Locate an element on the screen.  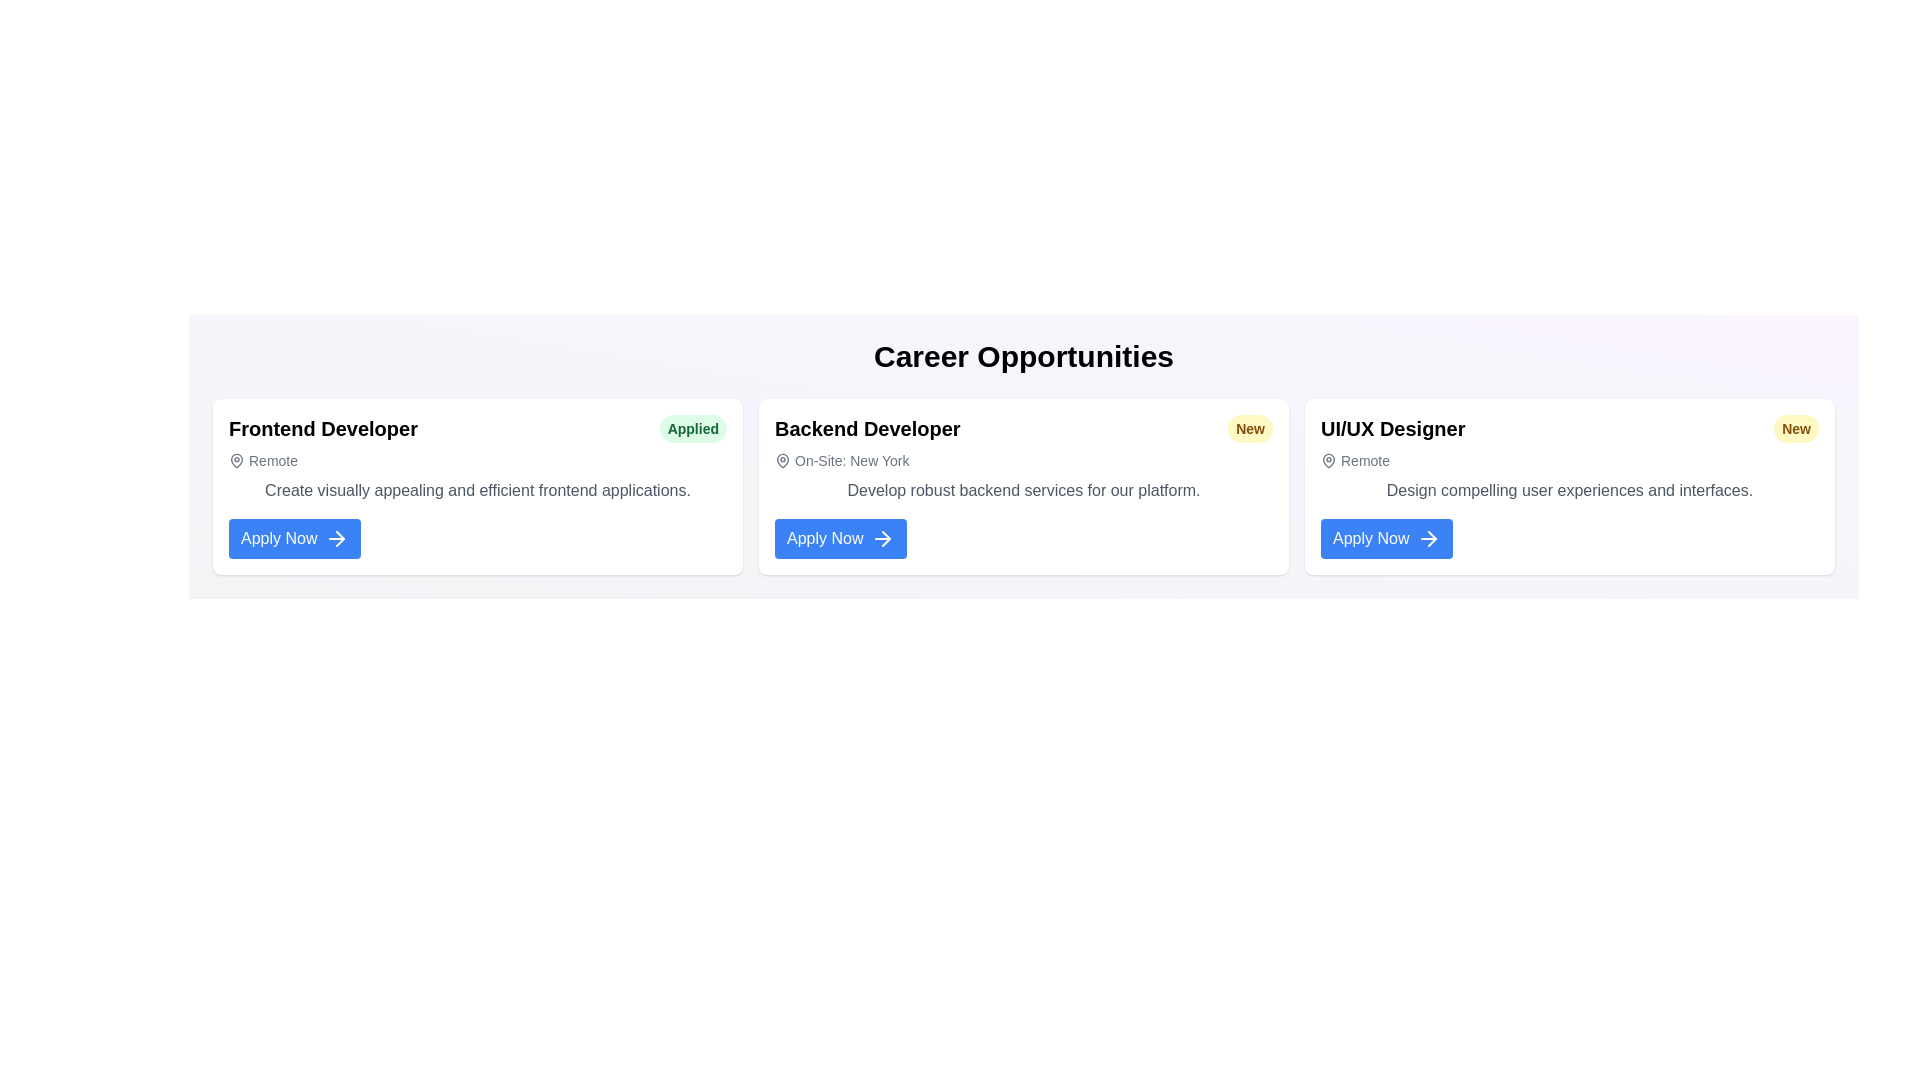
the location pin icon representing 'Remote' within the job description card for the 'UI/UX Designer' position, as it is part of a larger clickable area is located at coordinates (1329, 459).